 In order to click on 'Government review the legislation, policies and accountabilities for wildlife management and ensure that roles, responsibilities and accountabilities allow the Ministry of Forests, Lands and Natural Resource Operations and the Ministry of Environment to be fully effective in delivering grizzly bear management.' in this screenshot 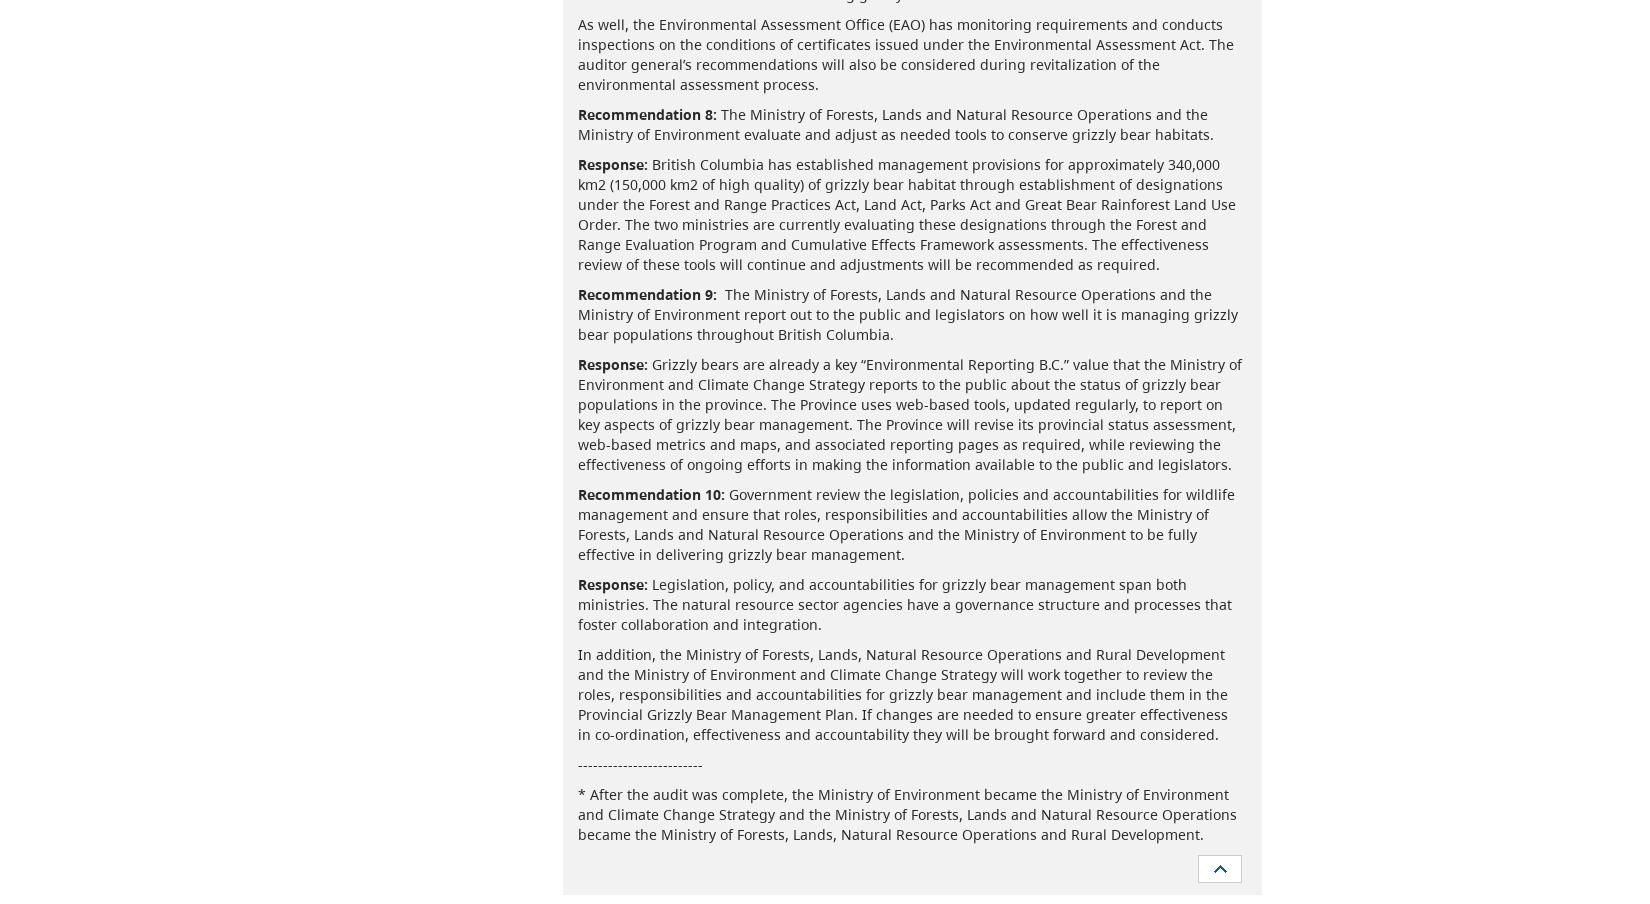, I will do `click(905, 523)`.